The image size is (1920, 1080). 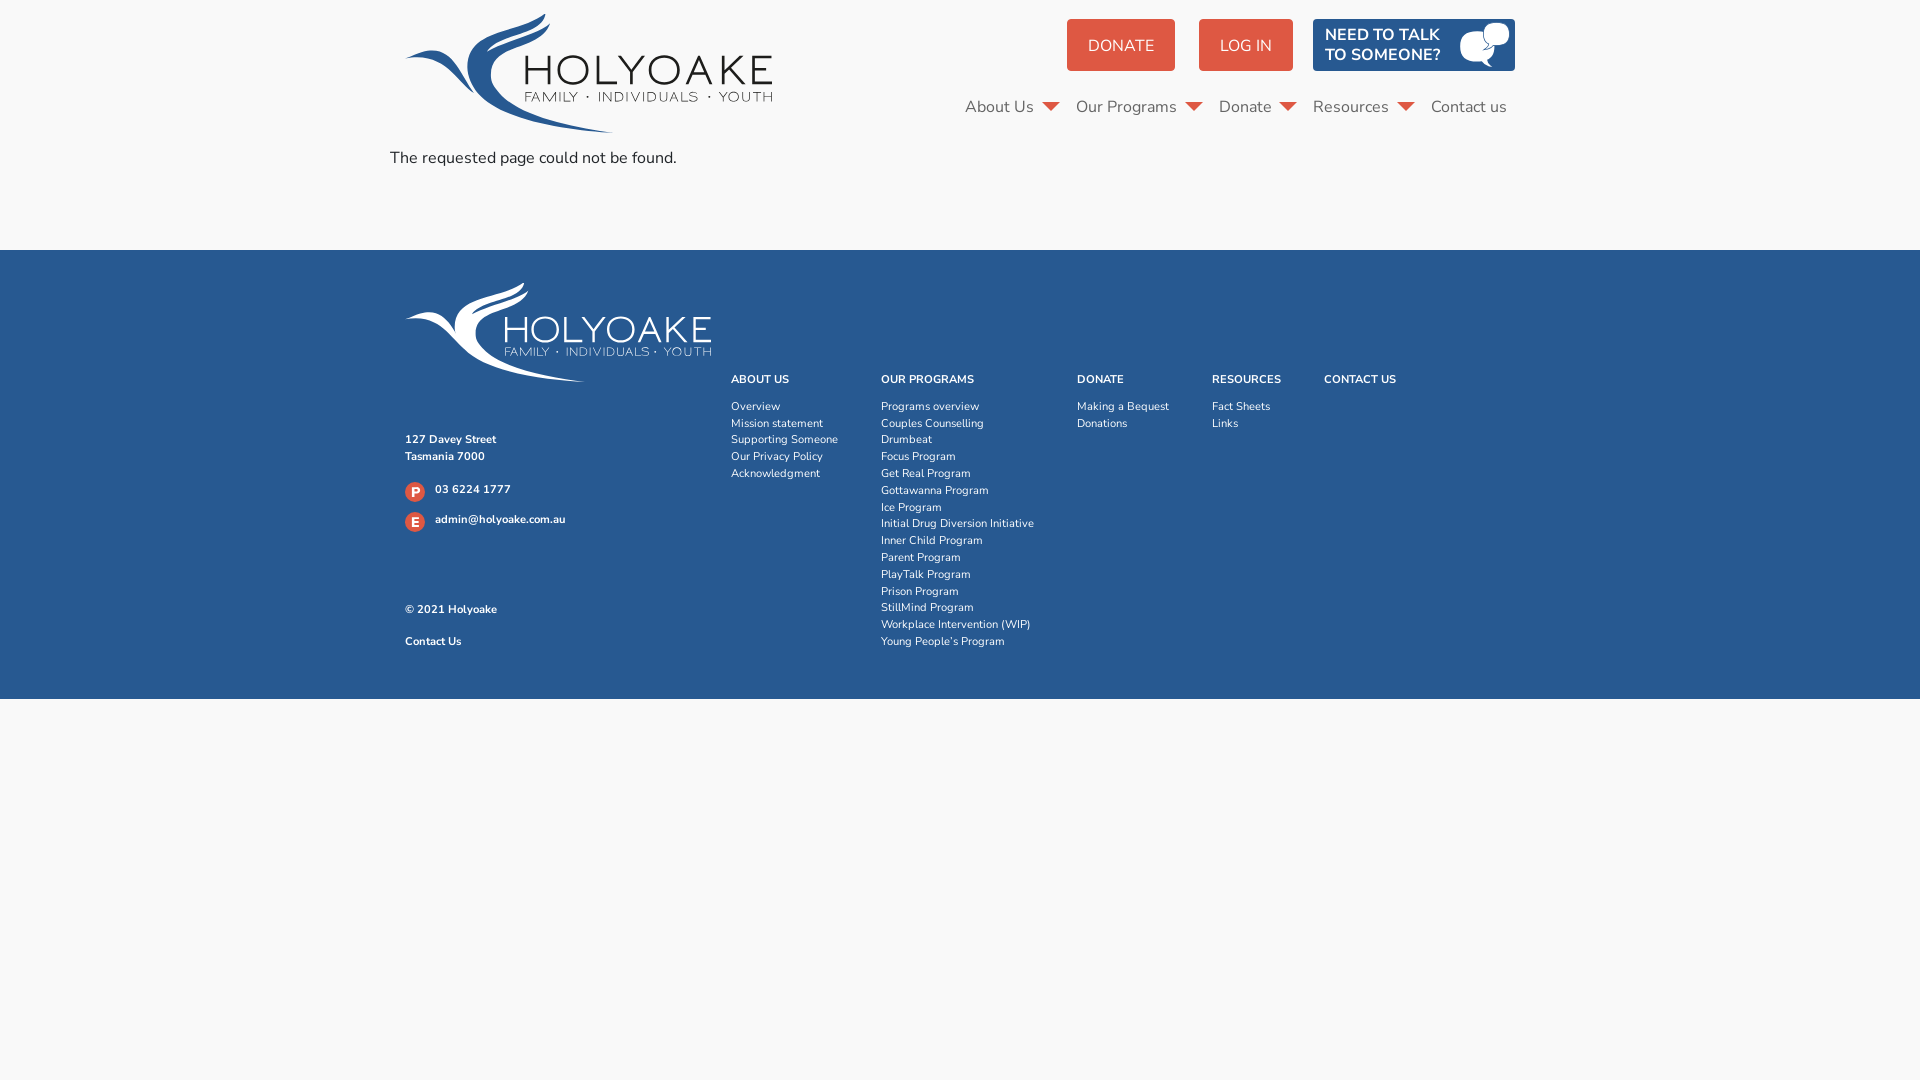 I want to click on 'Contact us', so click(x=1468, y=107).